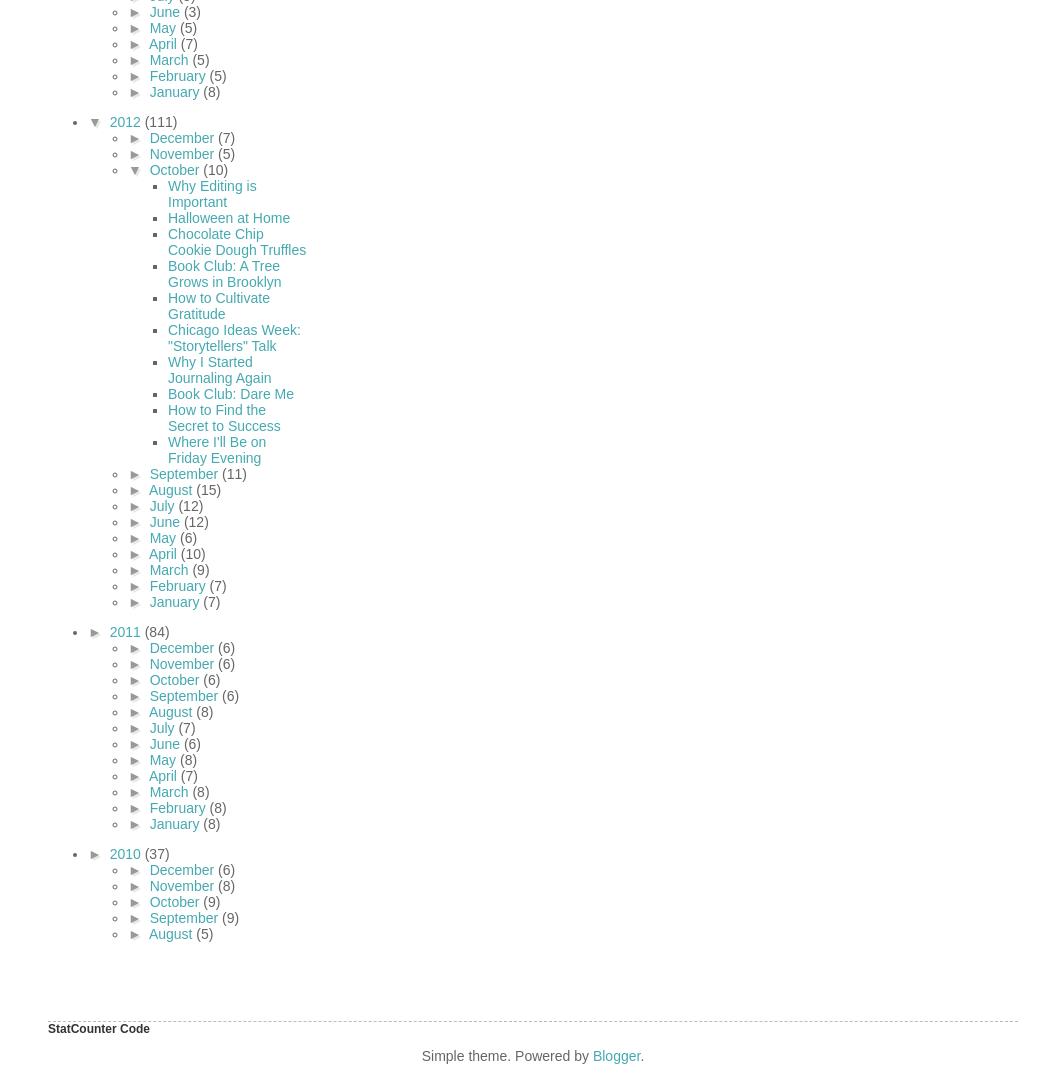 The height and width of the screenshot is (1079, 1058). I want to click on '(84)', so click(155, 629).